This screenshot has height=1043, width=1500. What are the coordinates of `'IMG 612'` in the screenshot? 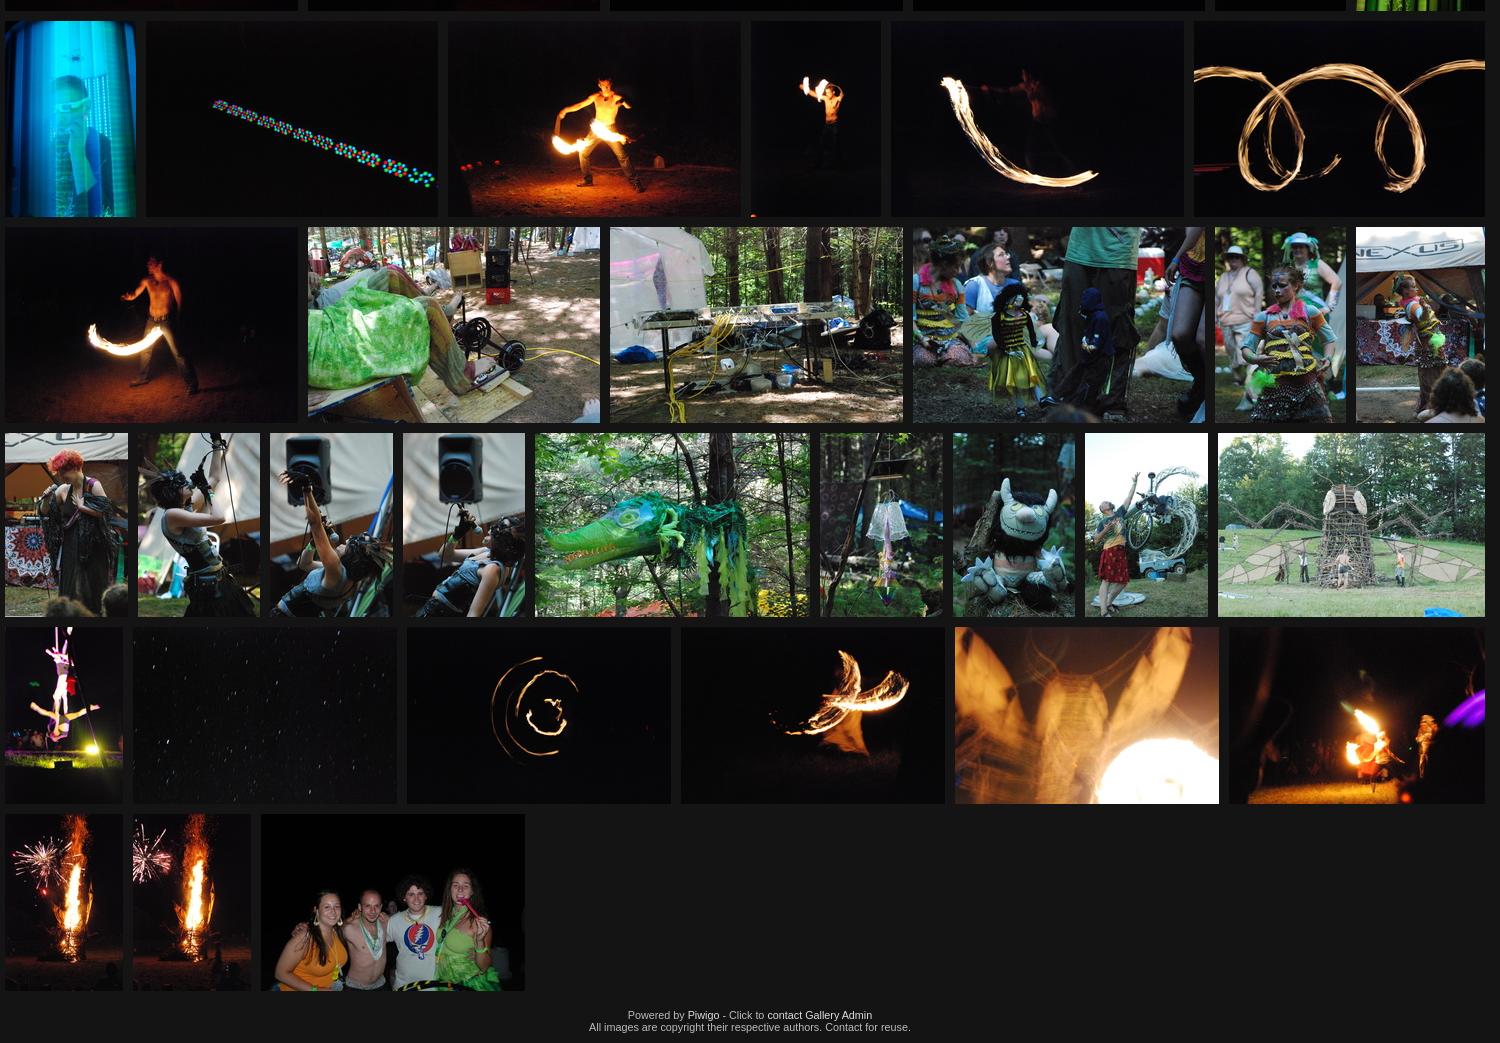 It's located at (1017, 630).